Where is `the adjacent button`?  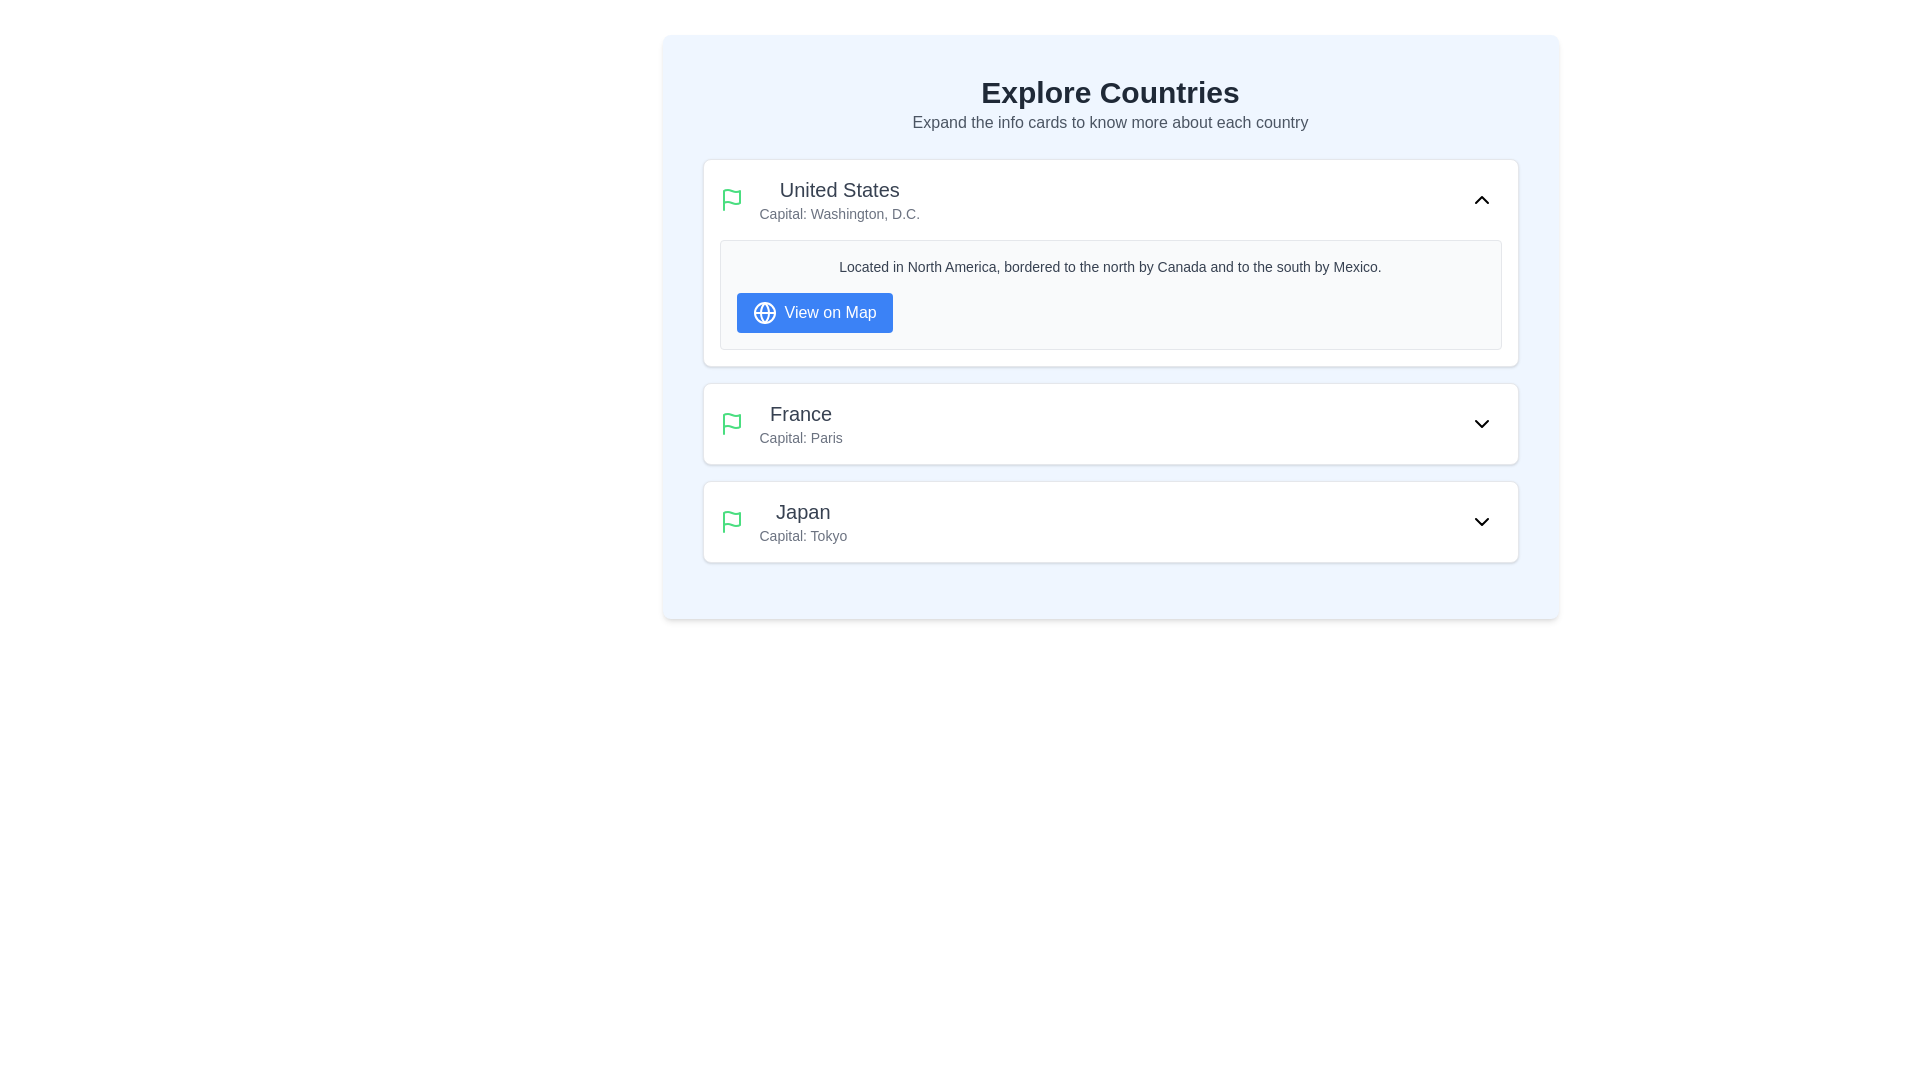 the adjacent button is located at coordinates (1109, 520).